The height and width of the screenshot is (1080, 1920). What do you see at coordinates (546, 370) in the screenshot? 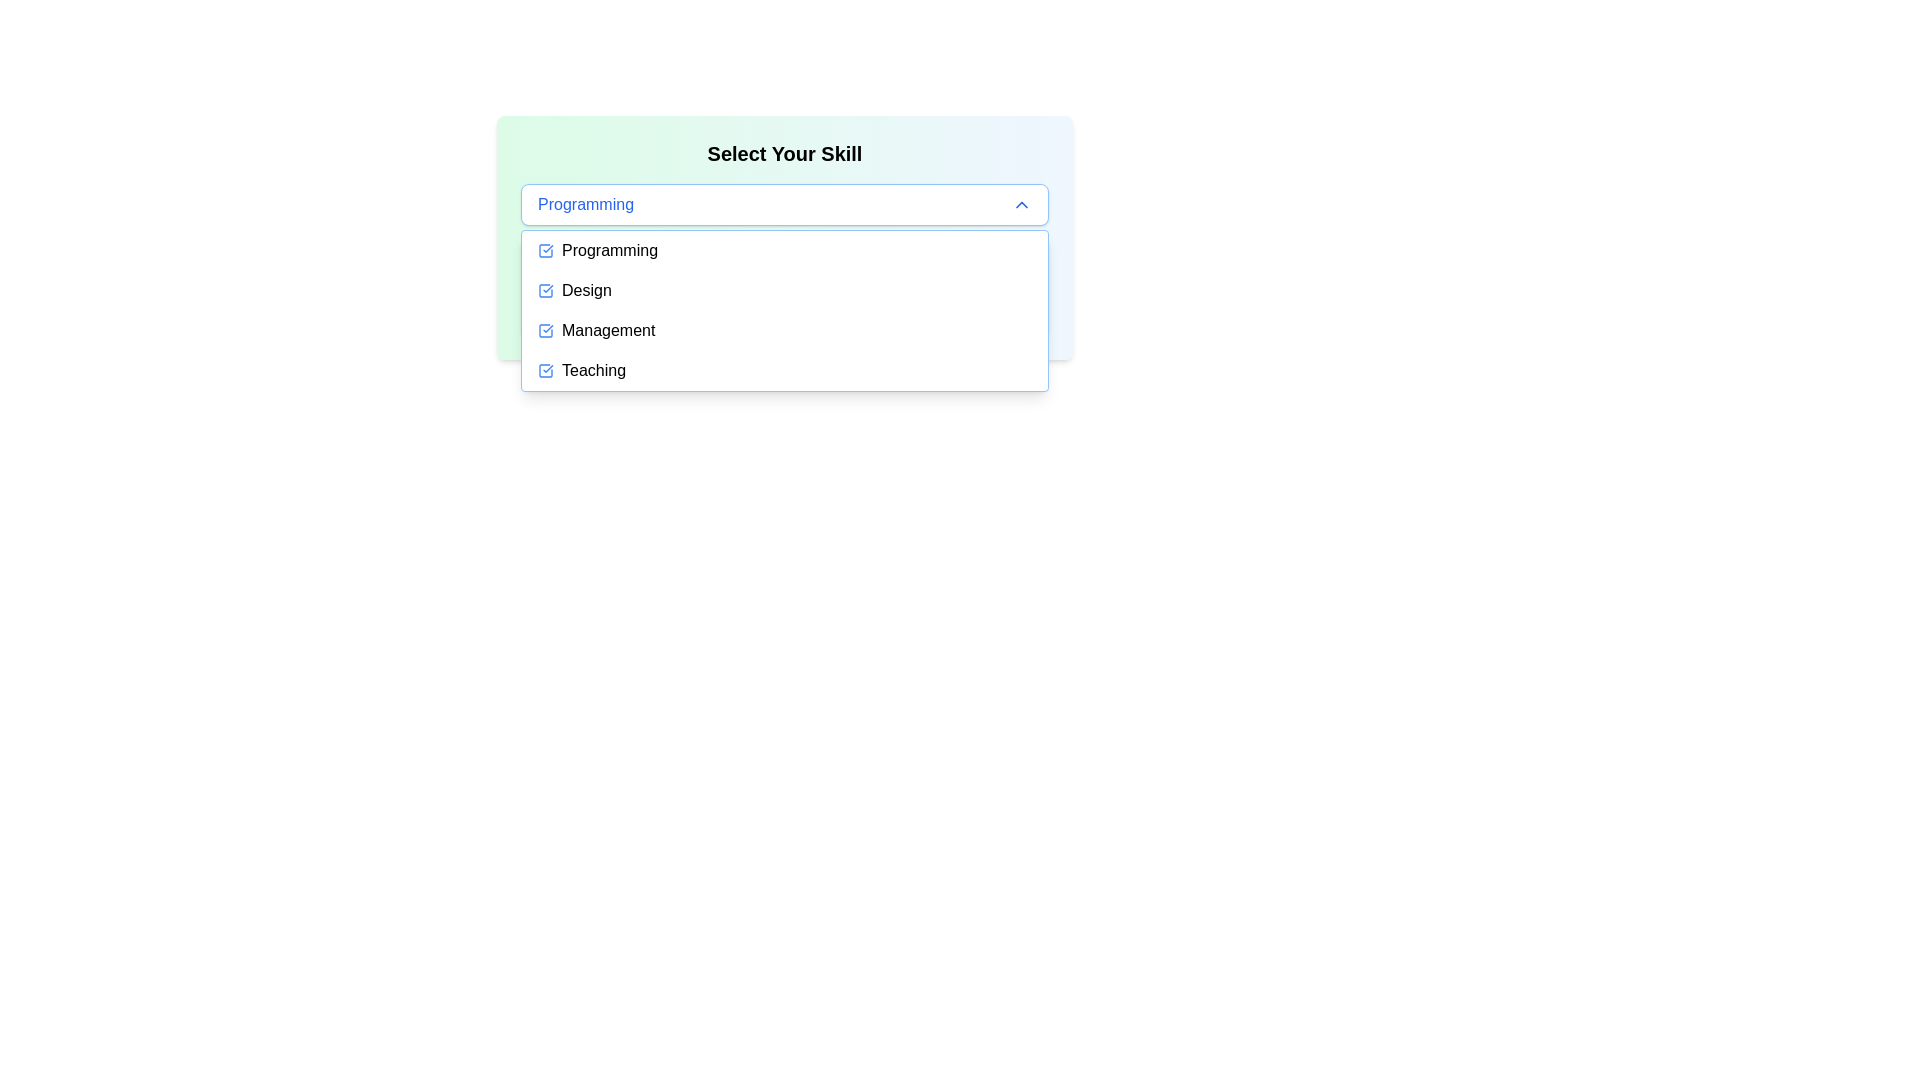
I see `the interactive icon` at bounding box center [546, 370].